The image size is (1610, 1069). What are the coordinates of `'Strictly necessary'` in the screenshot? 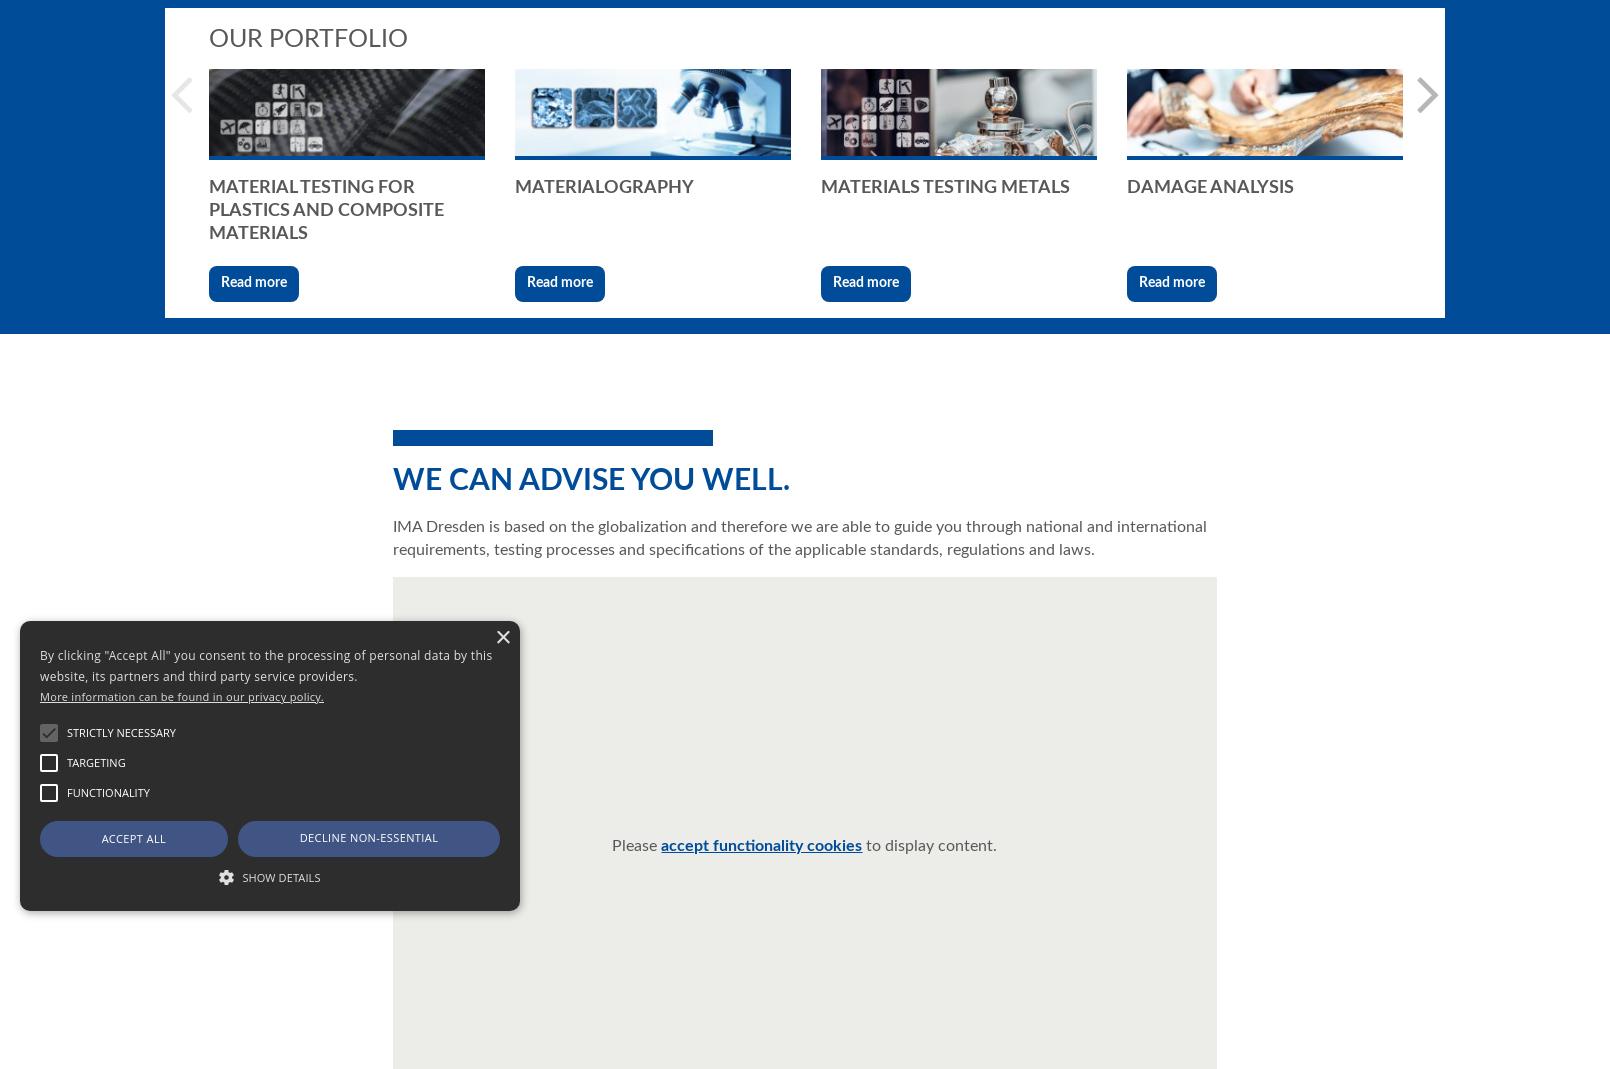 It's located at (121, 731).